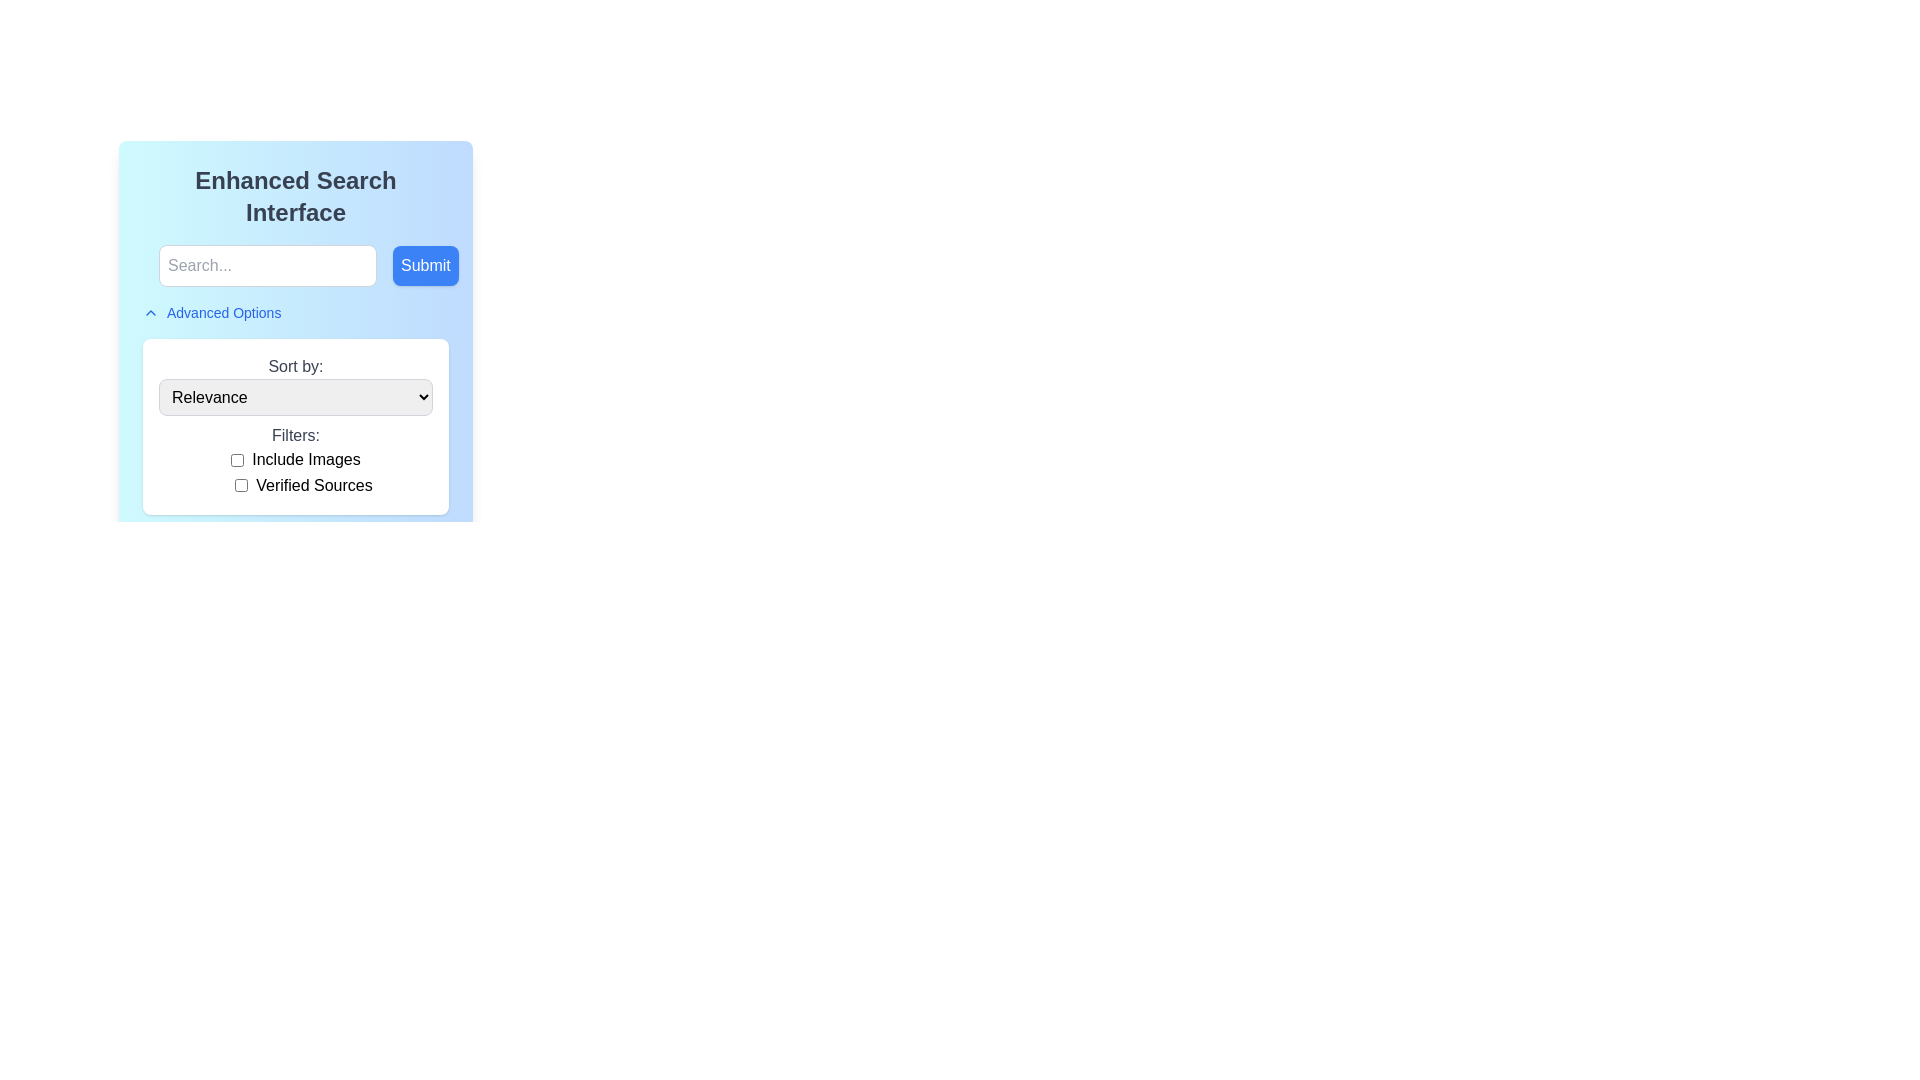  What do you see at coordinates (305, 459) in the screenshot?
I see `the text label that indicates the functionality of the adjacent checkbox for toggling the 'Include Images' filter, located in the 'Filters' section beneath the 'Sort by:' dropdown` at bounding box center [305, 459].